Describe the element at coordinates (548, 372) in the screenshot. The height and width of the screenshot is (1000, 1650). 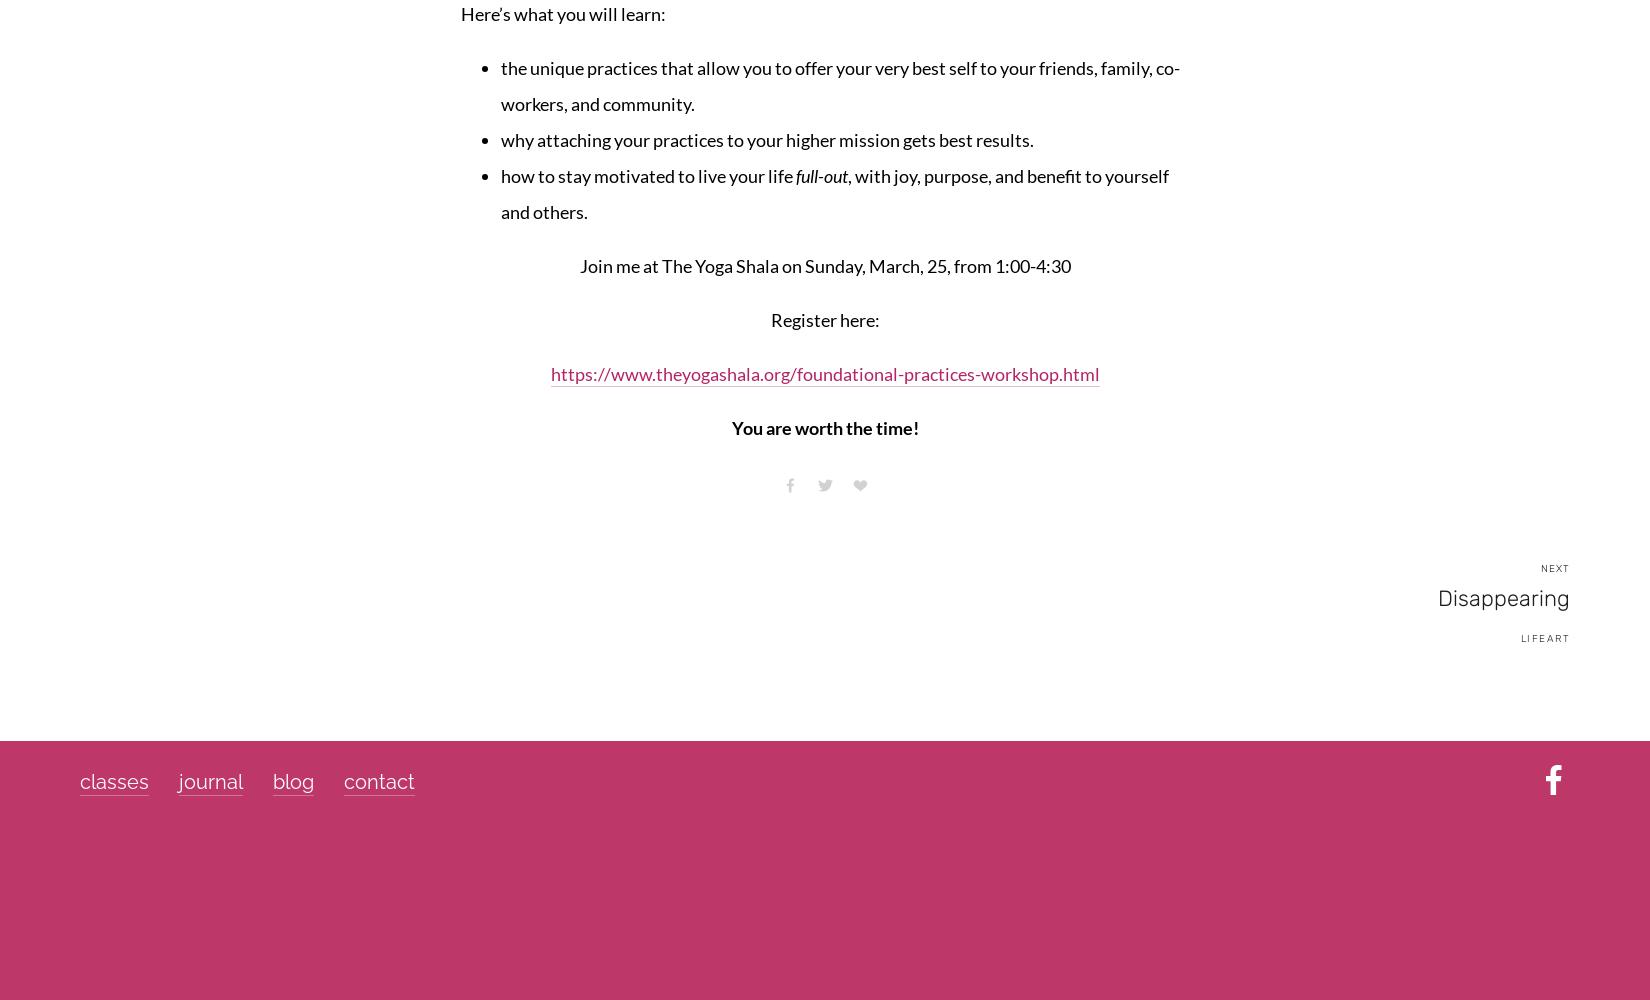
I see `'https://www.theyogashala.org/foundational-practices-workshop.html'` at that location.